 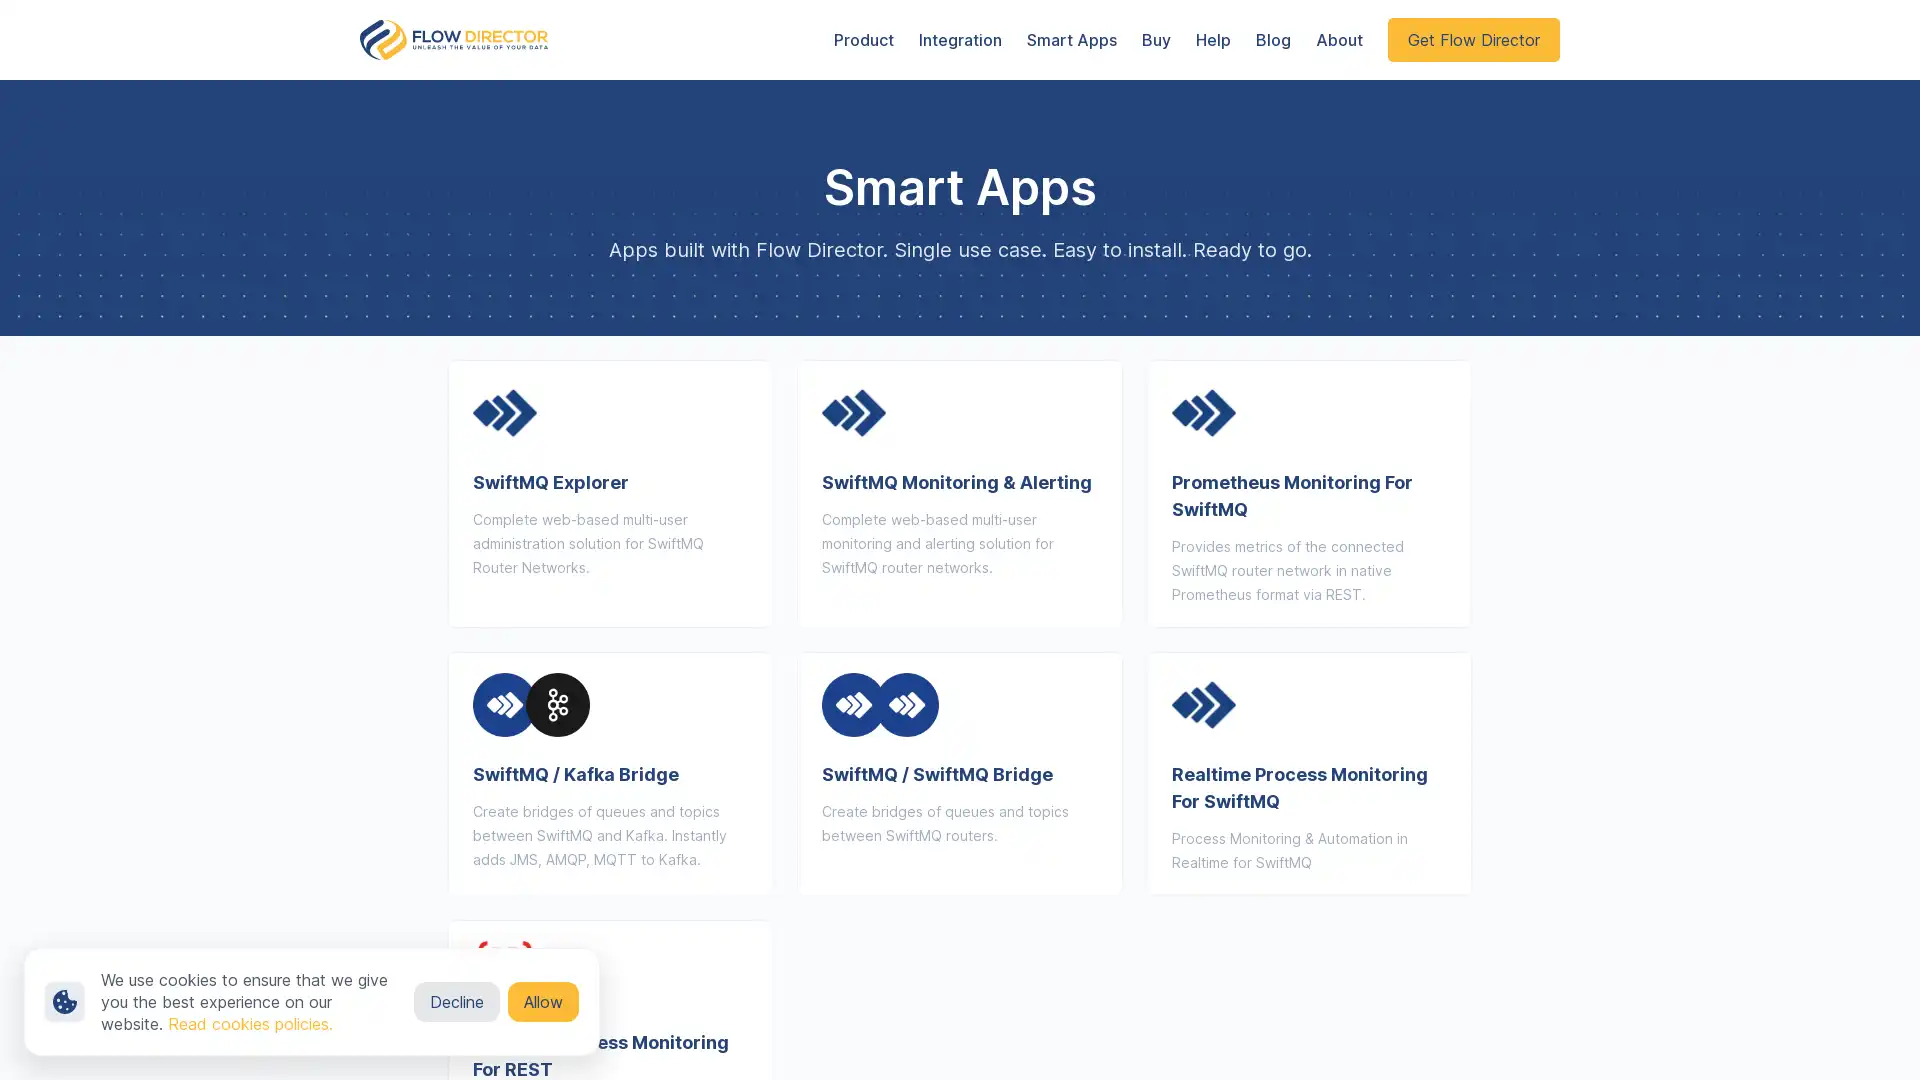 I want to click on Allow, so click(x=543, y=1002).